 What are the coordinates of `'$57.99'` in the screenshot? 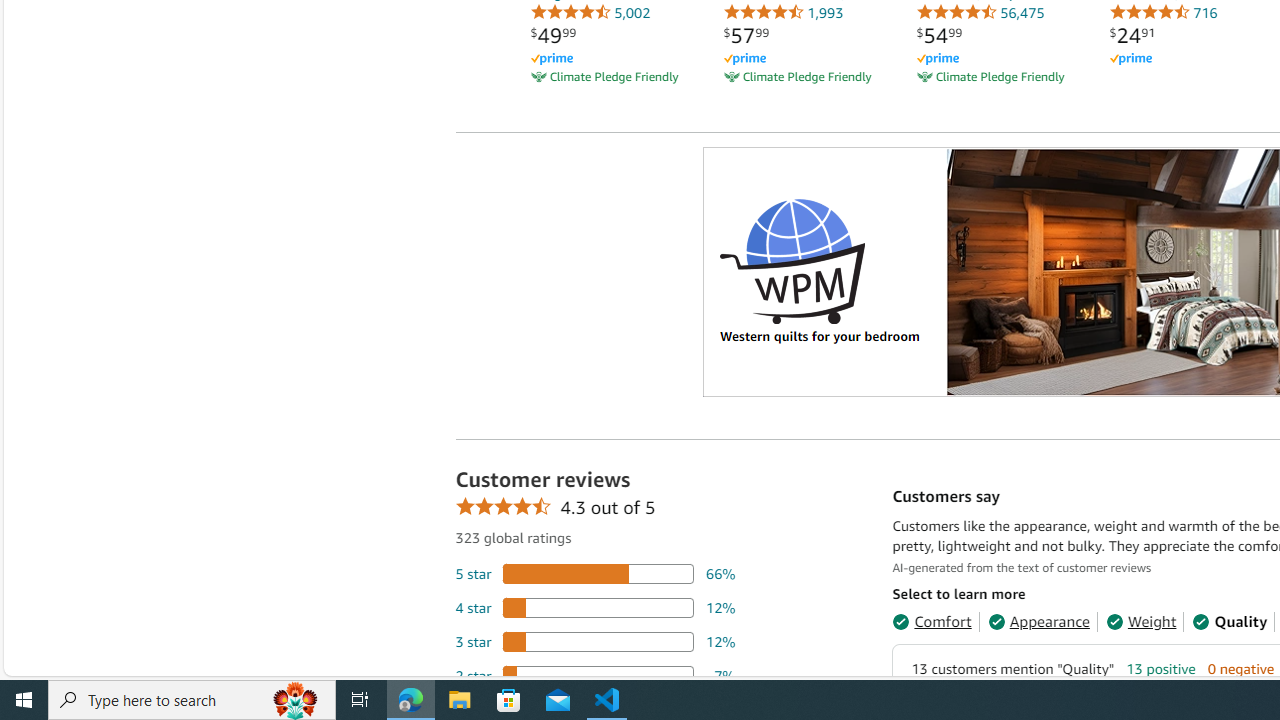 It's located at (745, 35).